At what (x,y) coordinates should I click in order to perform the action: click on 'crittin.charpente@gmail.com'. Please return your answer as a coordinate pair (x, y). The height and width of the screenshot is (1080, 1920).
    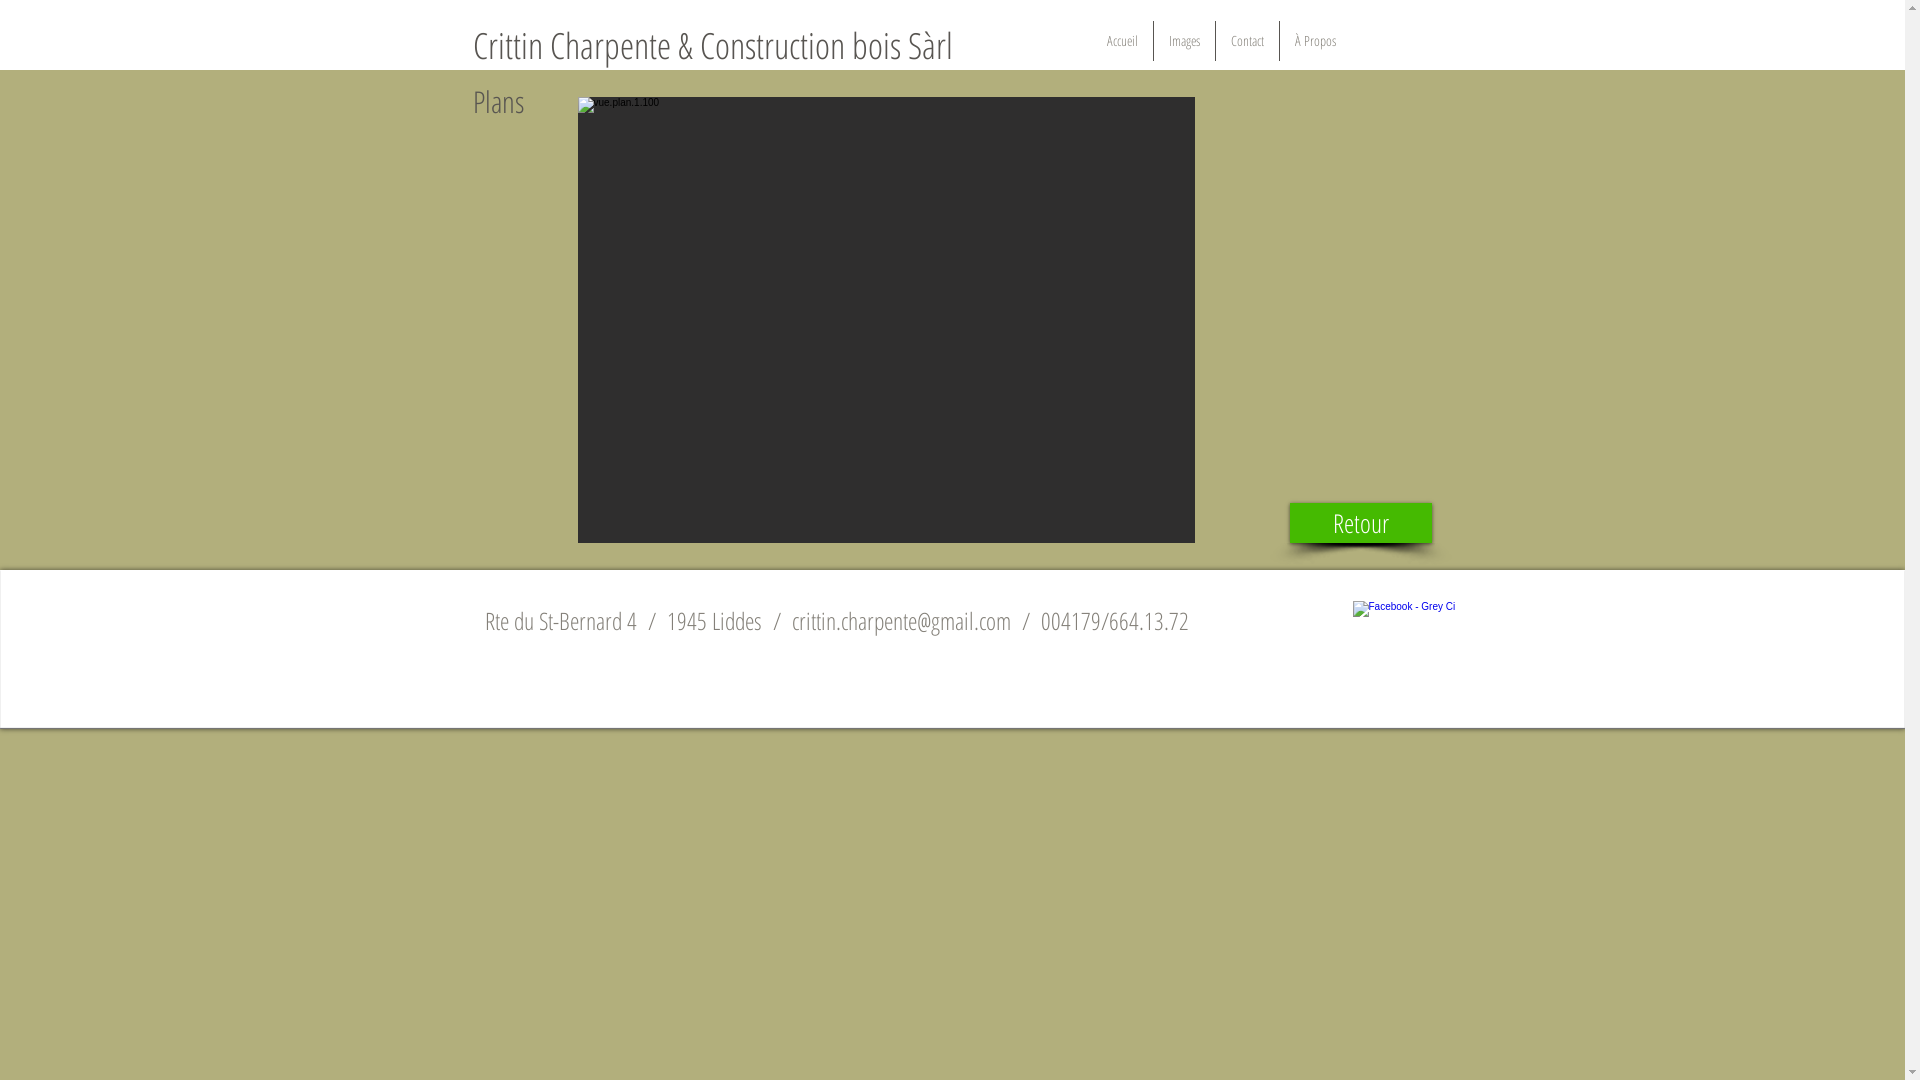
    Looking at the image, I should click on (900, 619).